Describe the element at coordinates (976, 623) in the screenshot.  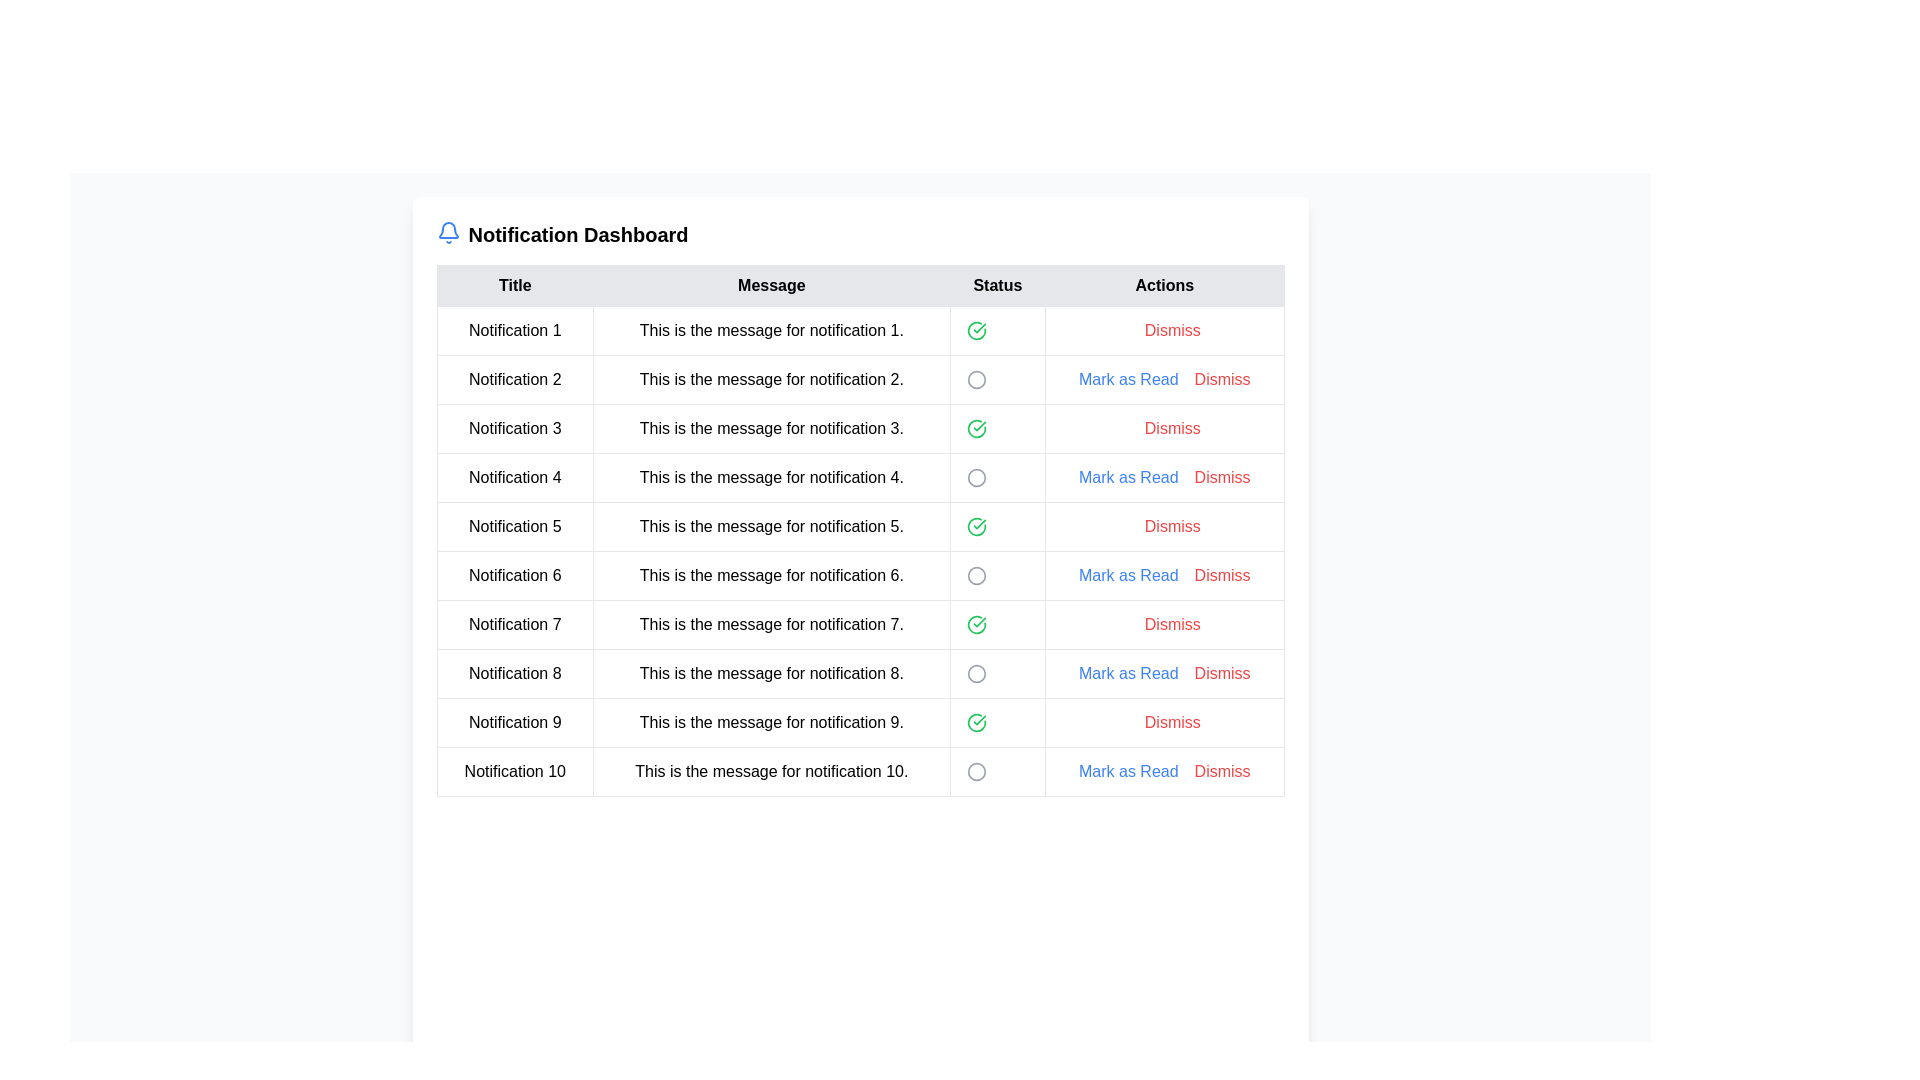
I see `the status icon that indicates the notification has been marked as read or completed, located in the 'Status' column of the table for the seventh notification row` at that location.